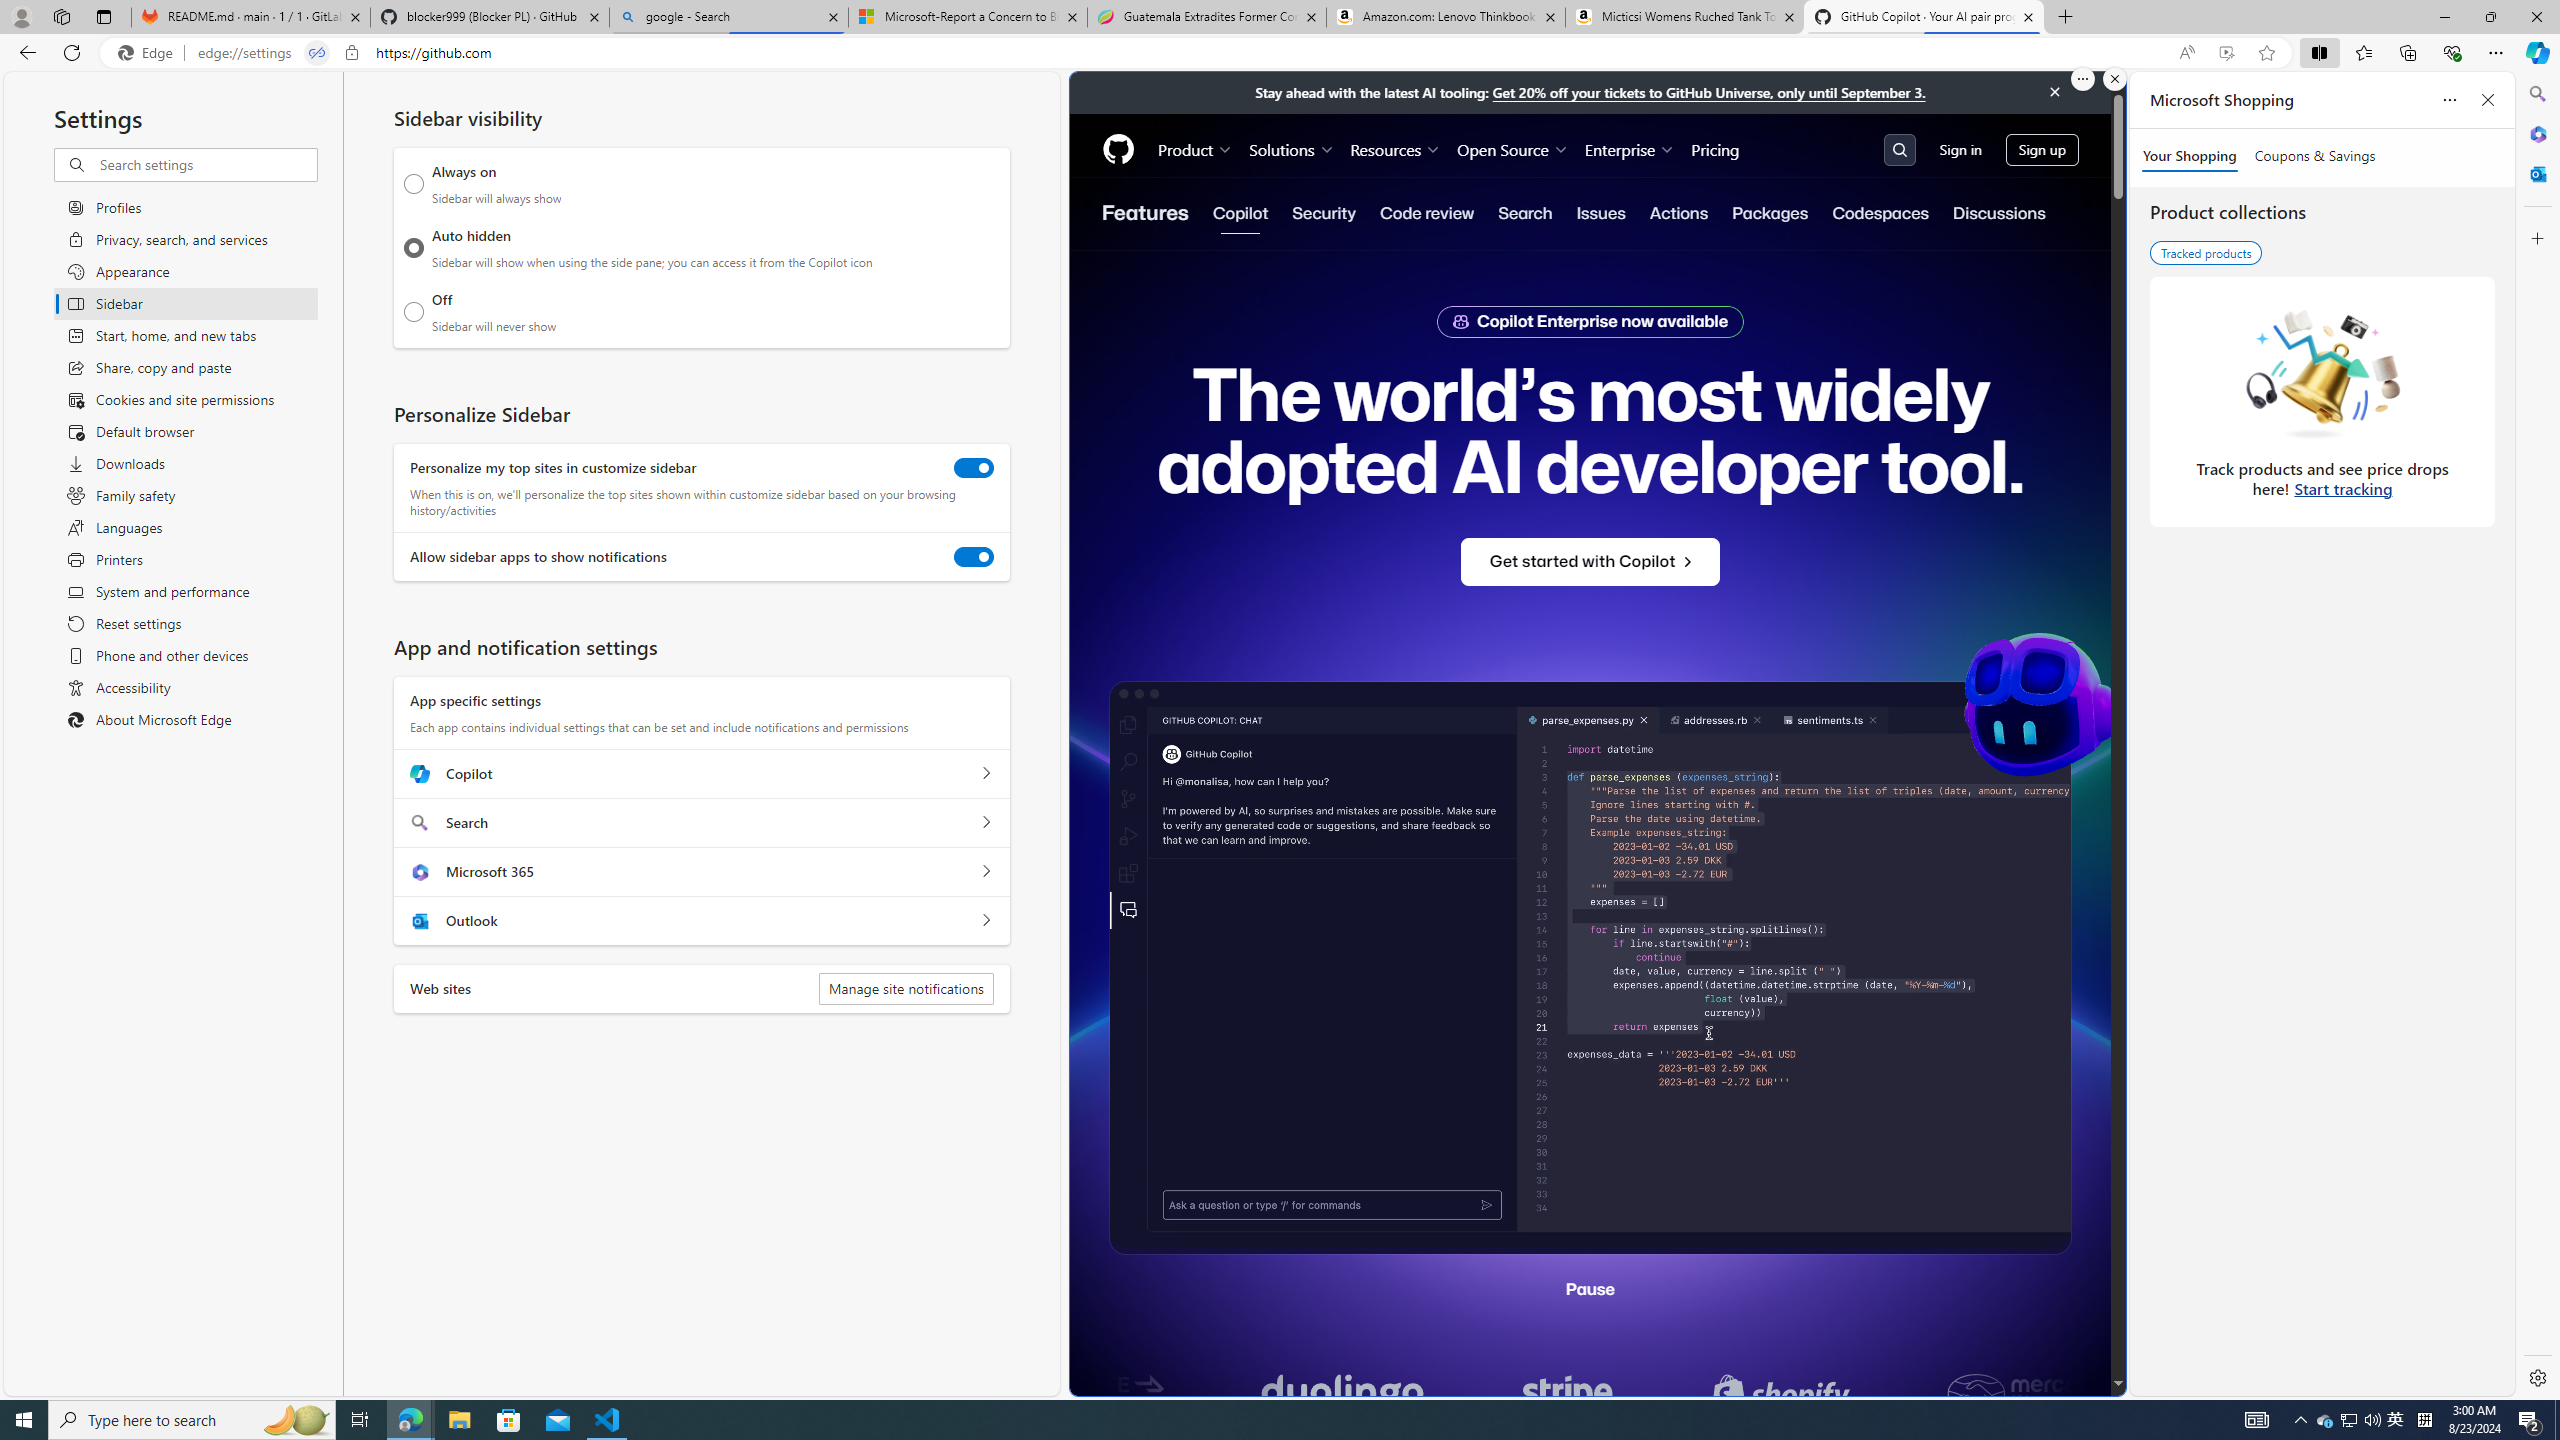  What do you see at coordinates (1960, 149) in the screenshot?
I see `'Sign in'` at bounding box center [1960, 149].